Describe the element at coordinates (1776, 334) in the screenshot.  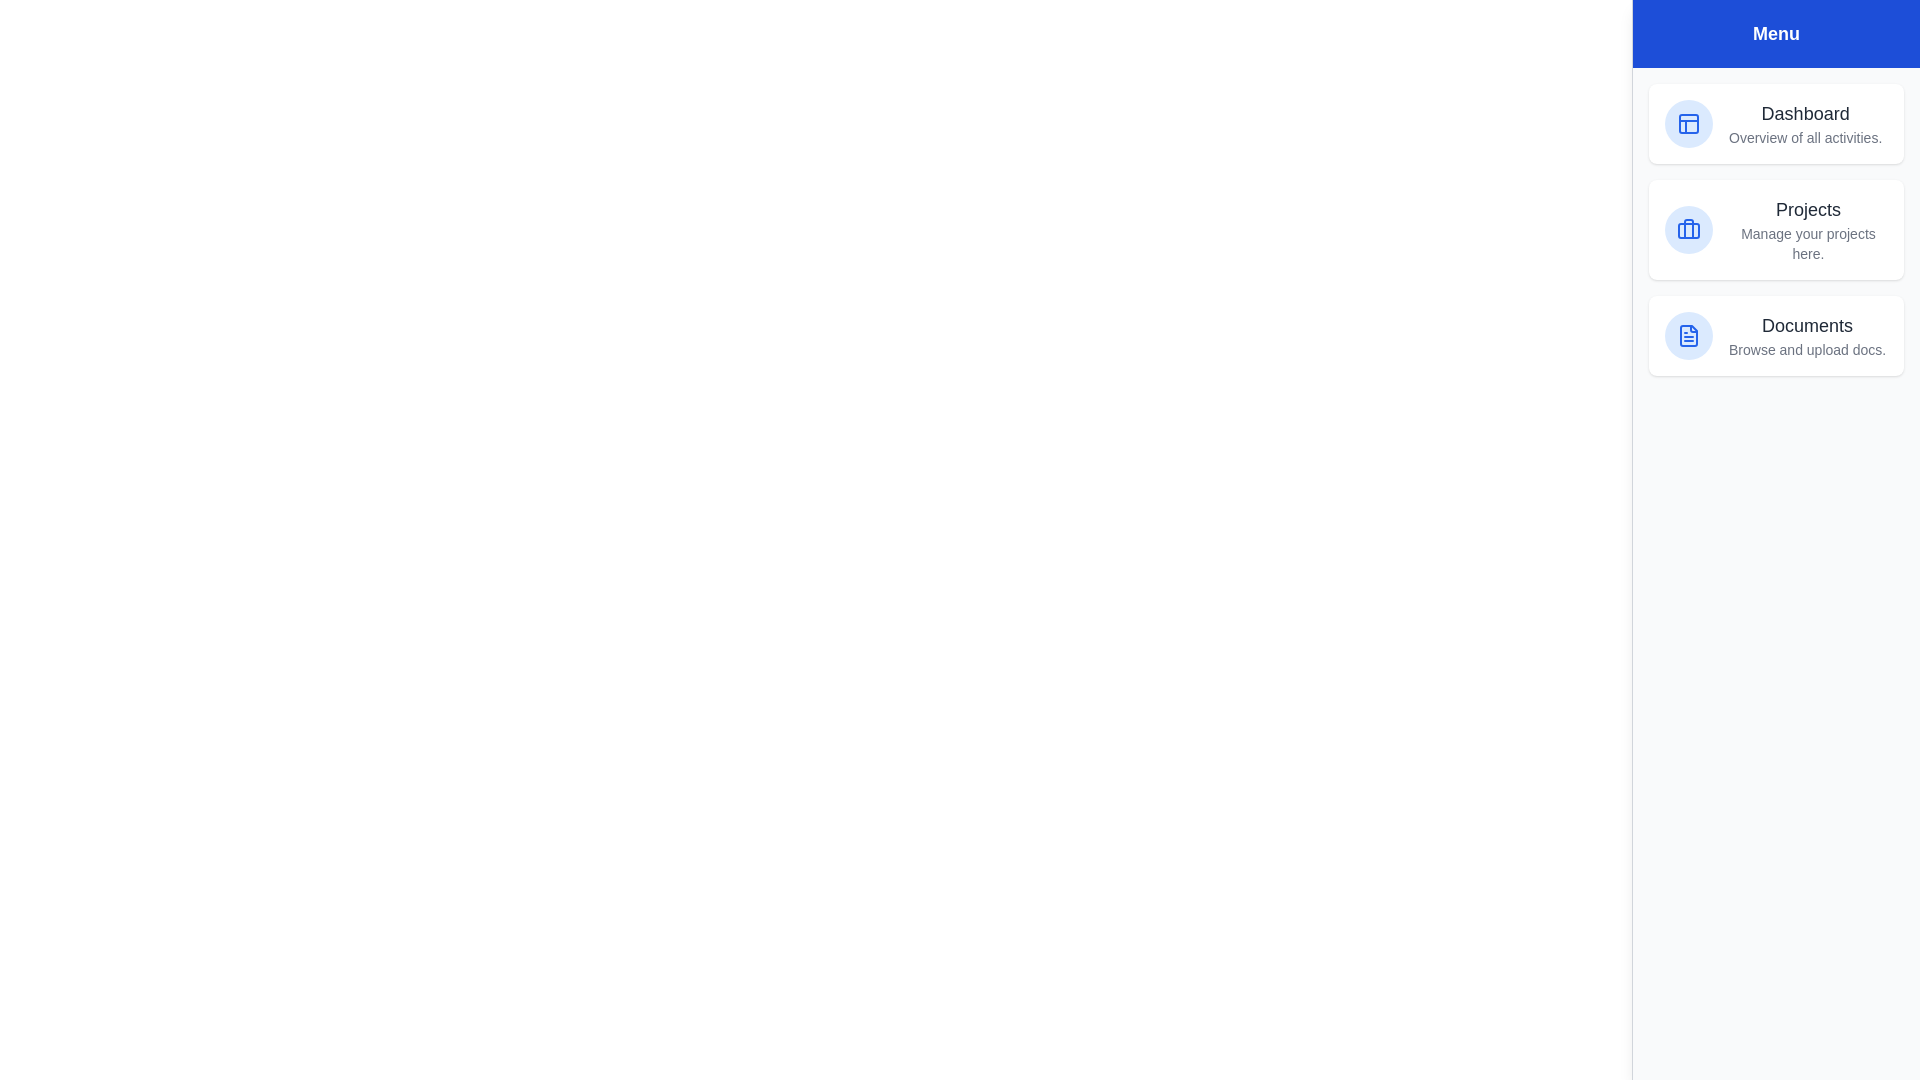
I see `the menu item Documents from the list` at that location.